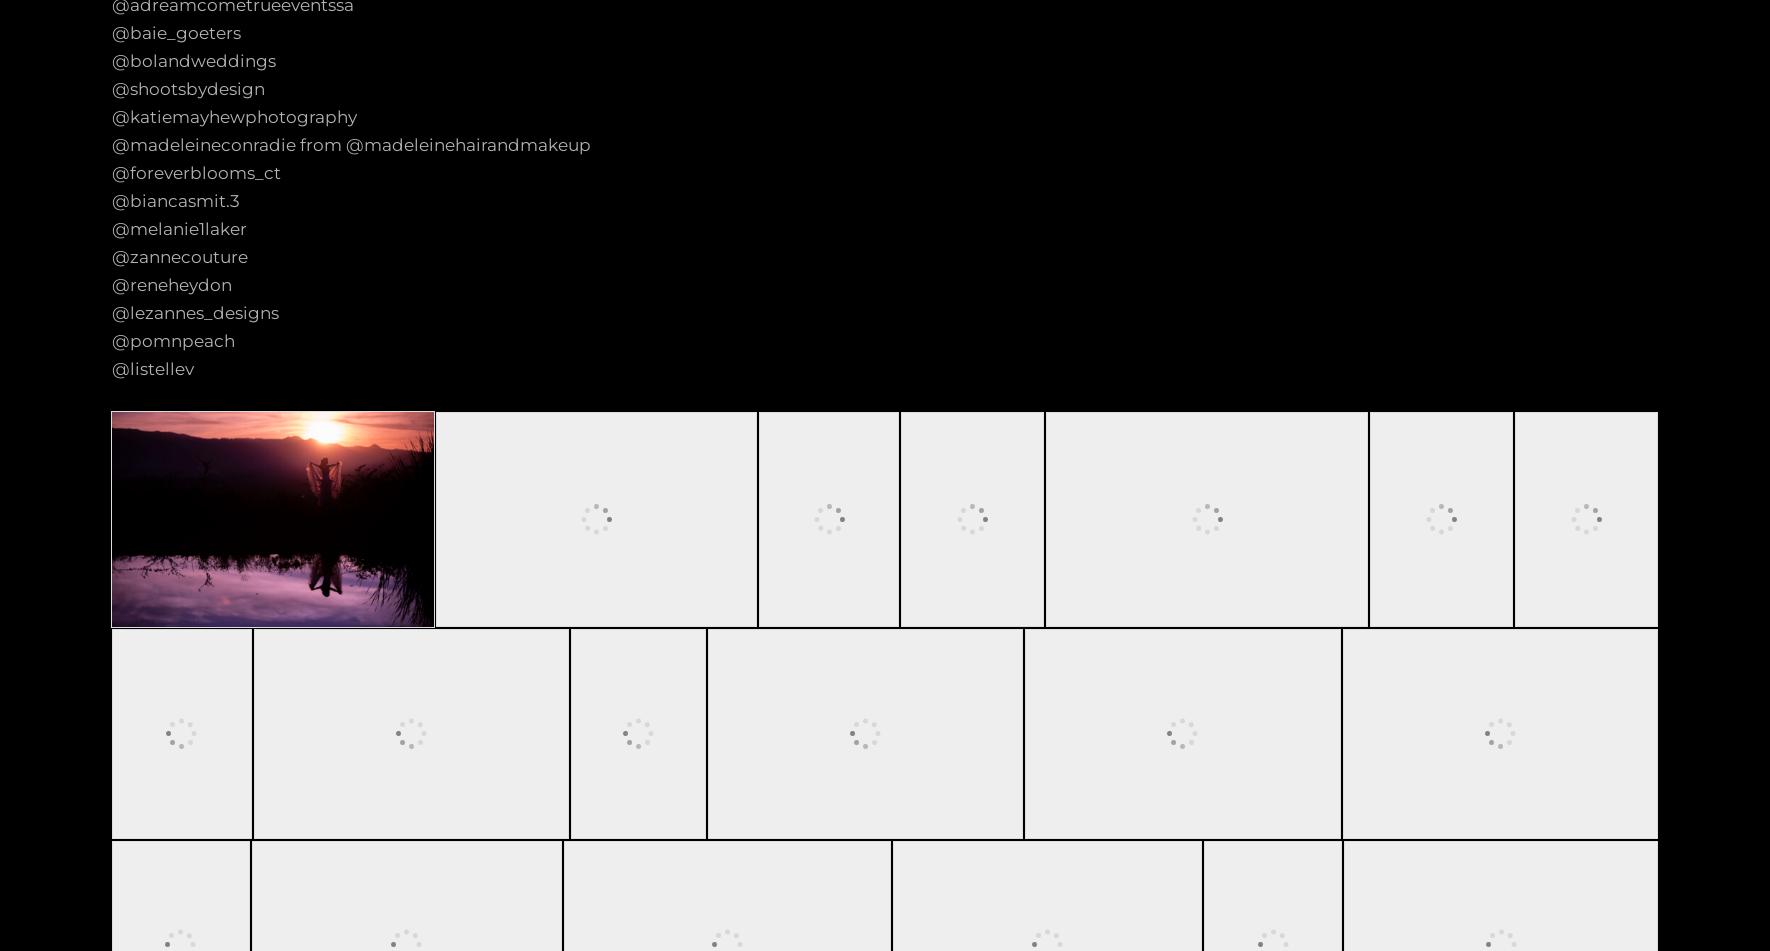 The width and height of the screenshot is (1770, 951). Describe the element at coordinates (111, 145) in the screenshot. I see `'@madeleineconradie from @madeleinehairandmakeup'` at that location.